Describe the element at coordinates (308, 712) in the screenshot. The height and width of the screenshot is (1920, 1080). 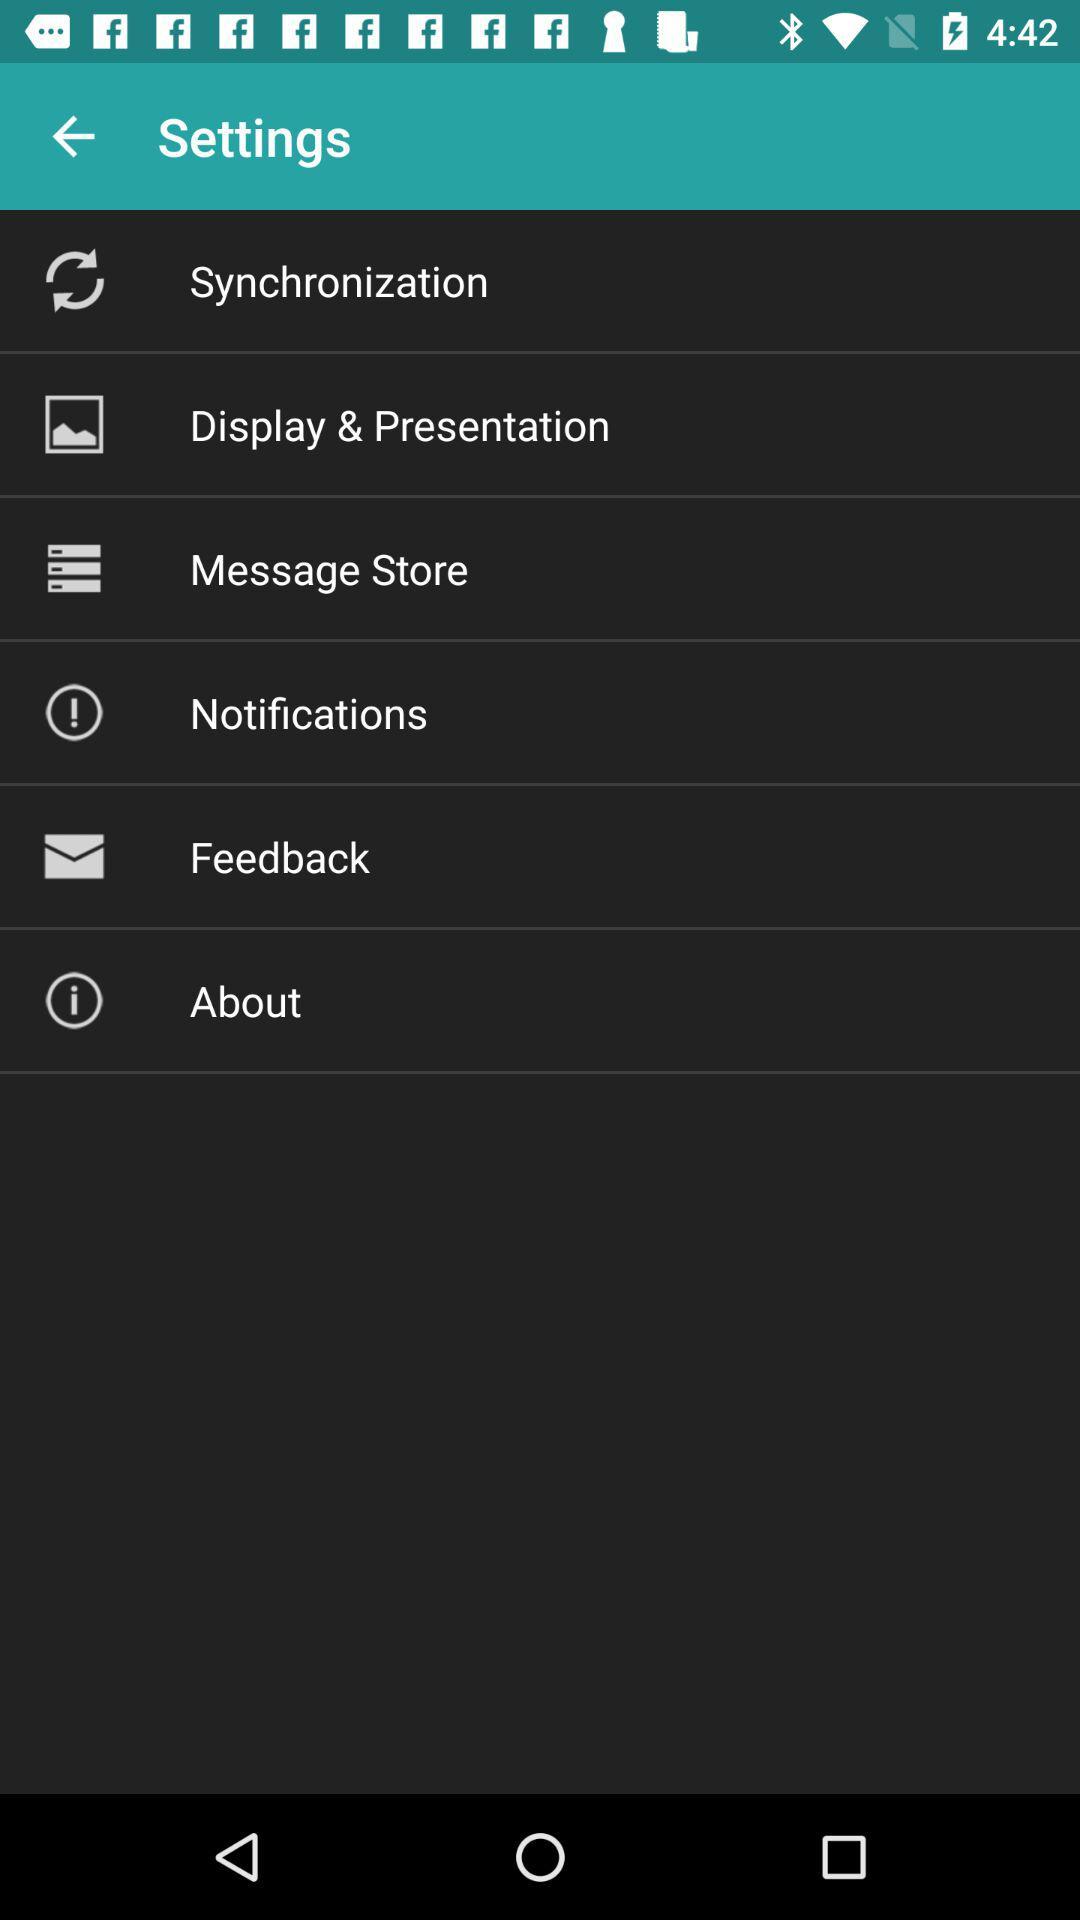
I see `icon above the feedback item` at that location.